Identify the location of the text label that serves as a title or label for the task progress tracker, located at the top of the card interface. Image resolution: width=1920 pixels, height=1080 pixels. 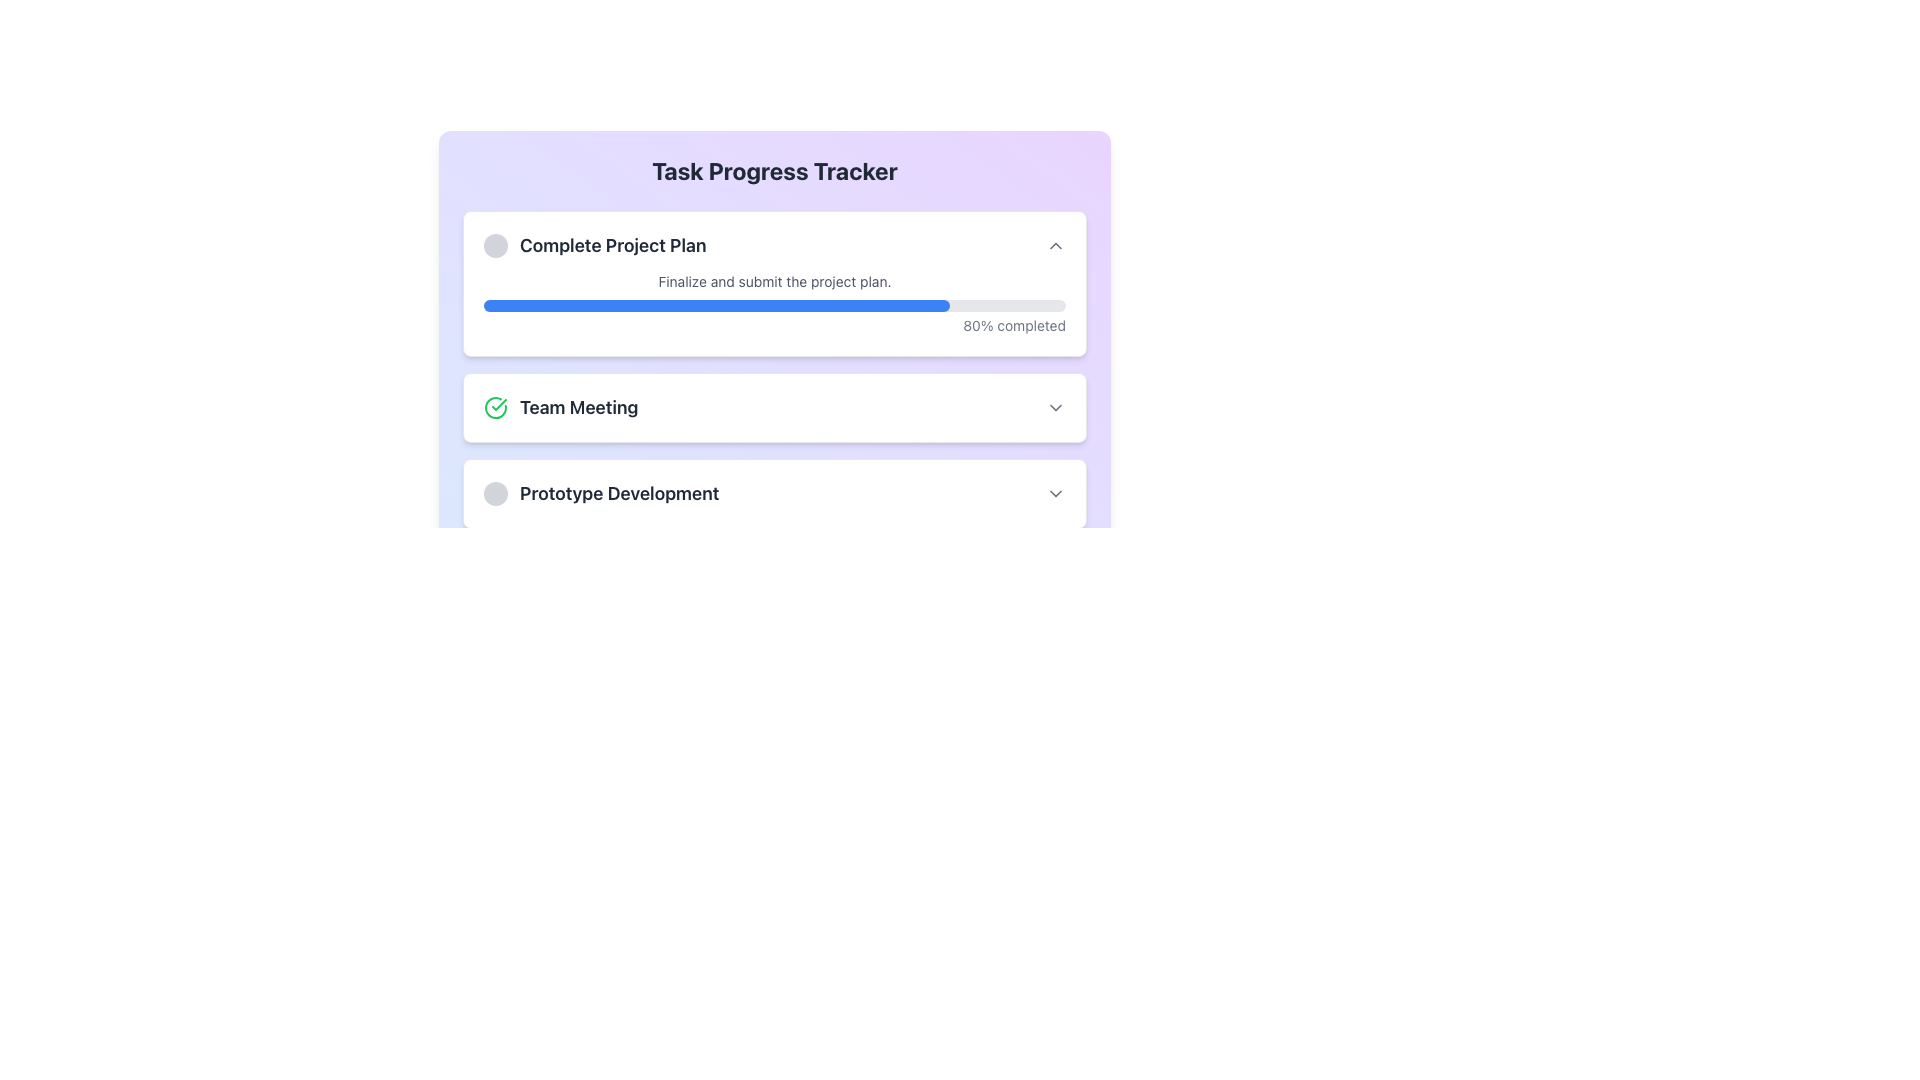
(773, 169).